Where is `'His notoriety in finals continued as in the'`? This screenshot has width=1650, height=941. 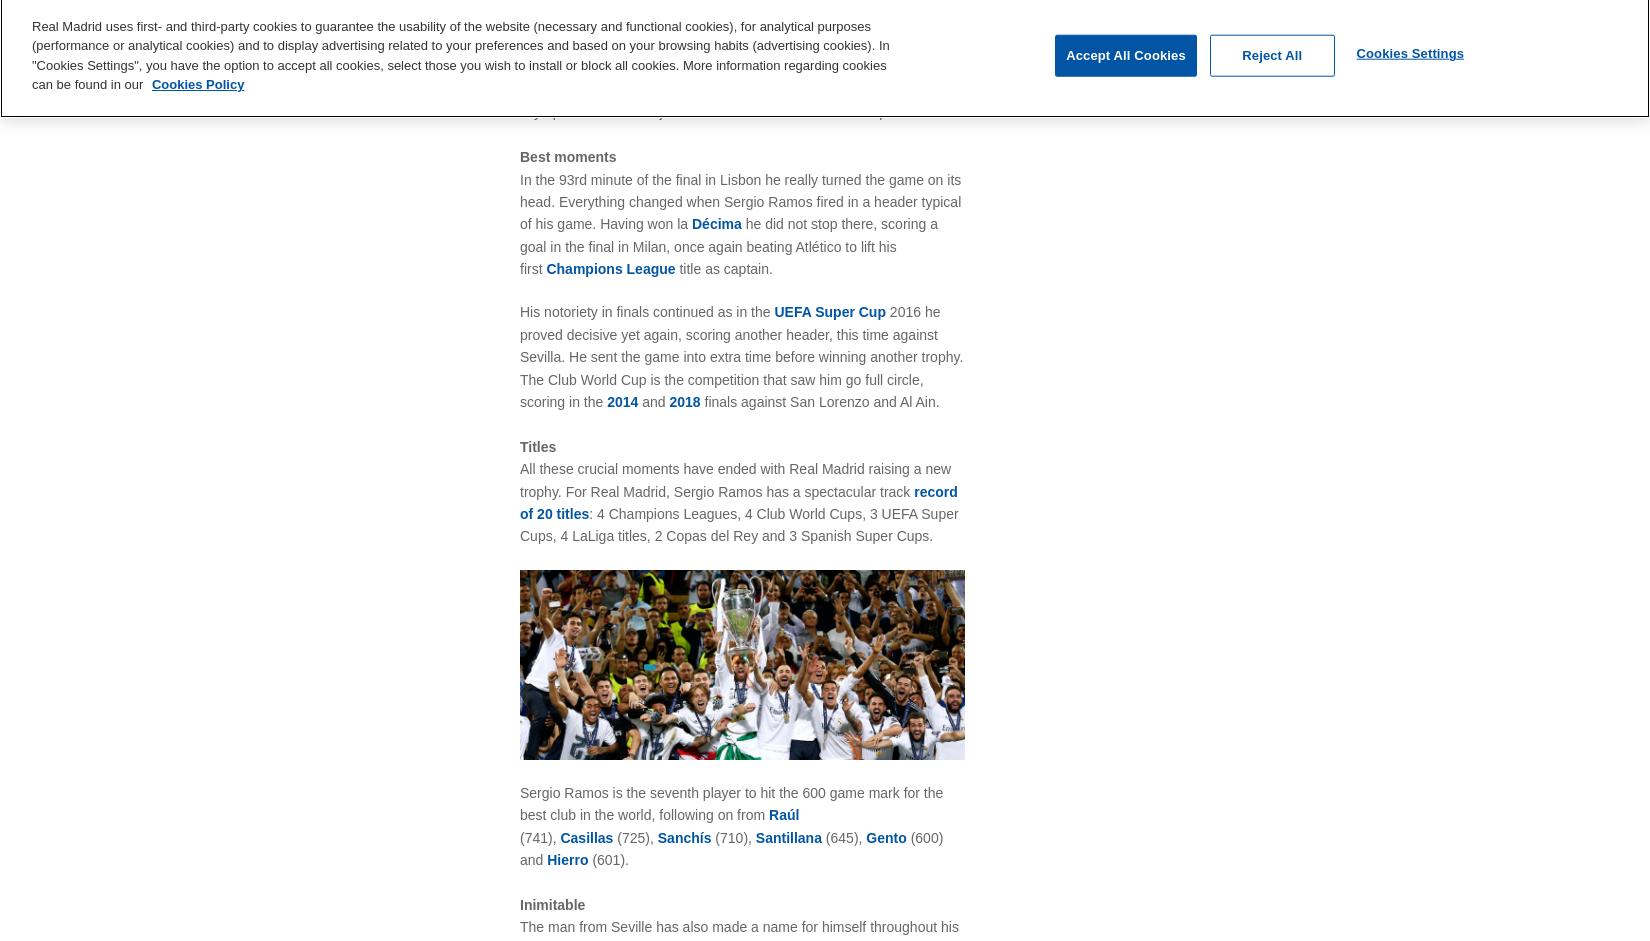
'His notoriety in finals continued as in the' is located at coordinates (519, 311).